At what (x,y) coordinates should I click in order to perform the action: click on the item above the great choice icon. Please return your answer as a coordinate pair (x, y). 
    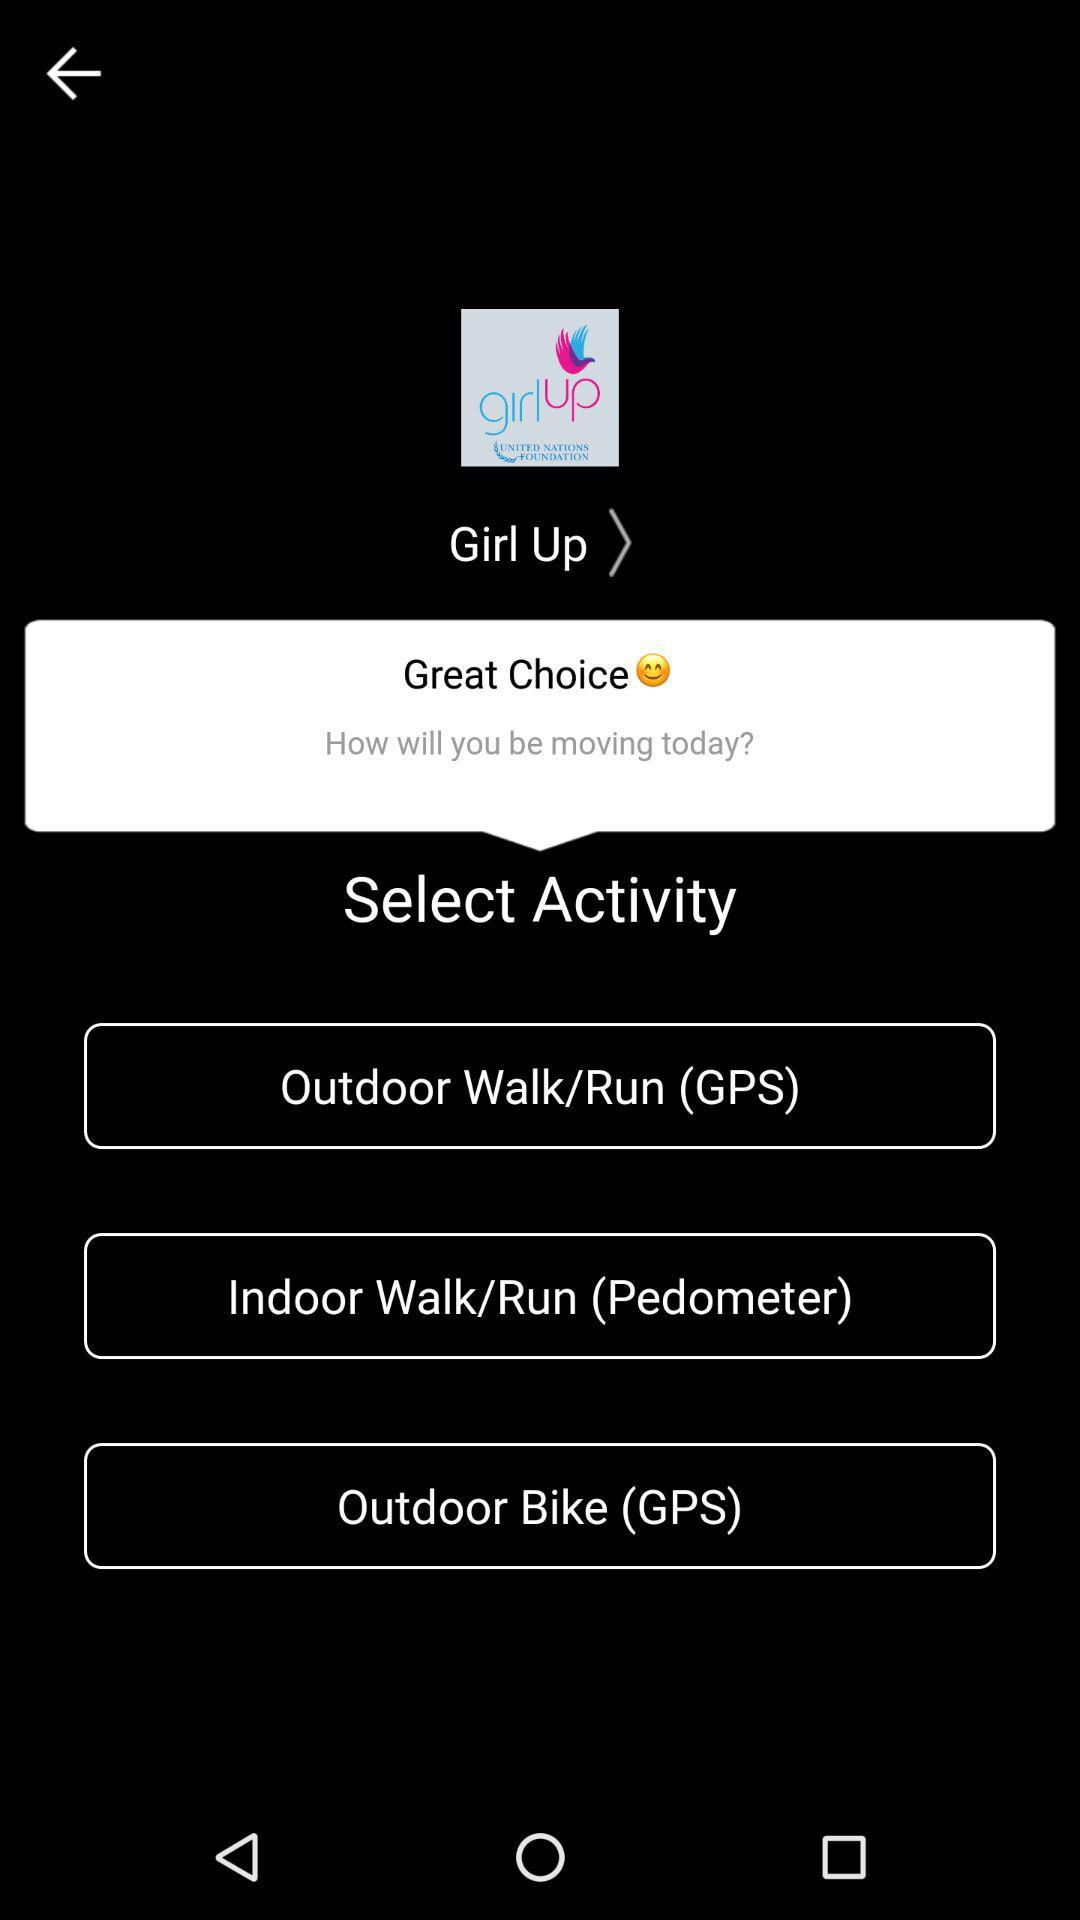
    Looking at the image, I should click on (540, 542).